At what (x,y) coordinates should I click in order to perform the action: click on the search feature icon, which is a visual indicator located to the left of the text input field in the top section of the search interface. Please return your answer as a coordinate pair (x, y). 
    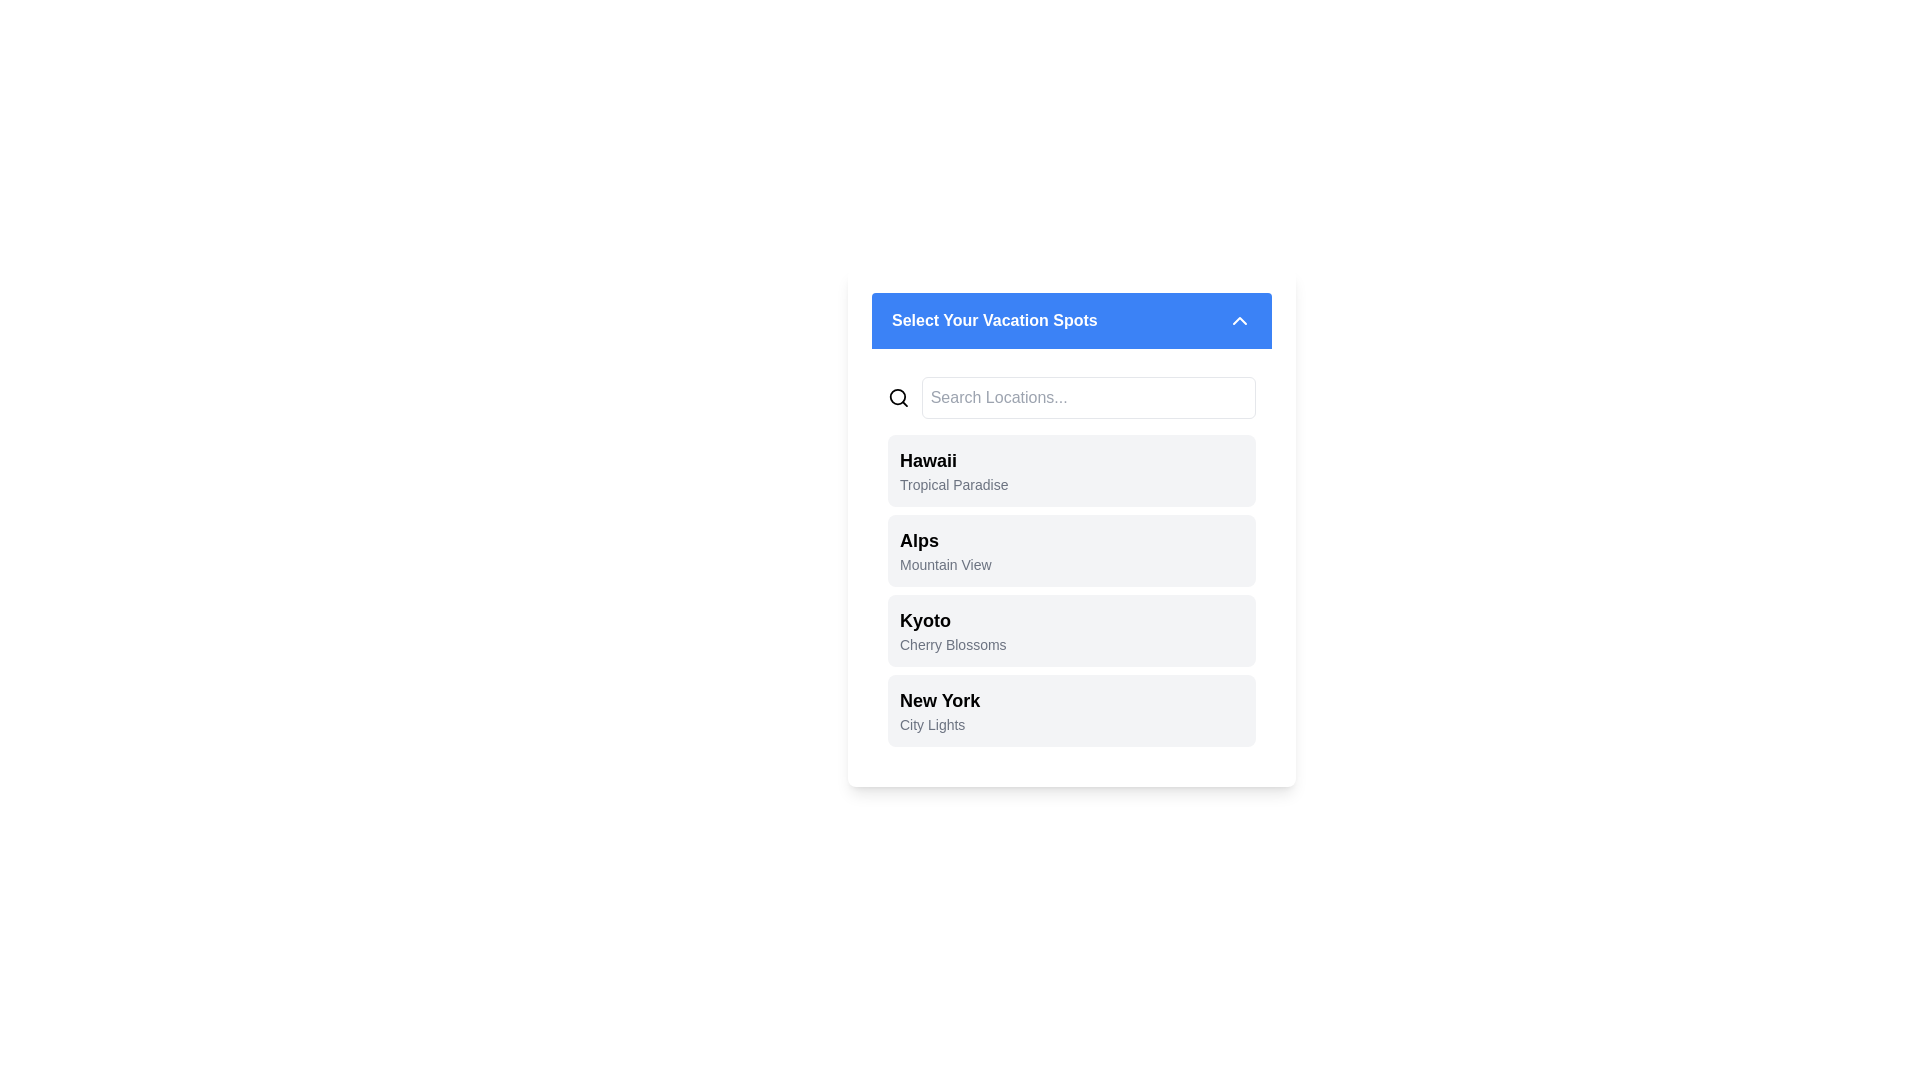
    Looking at the image, I should click on (897, 397).